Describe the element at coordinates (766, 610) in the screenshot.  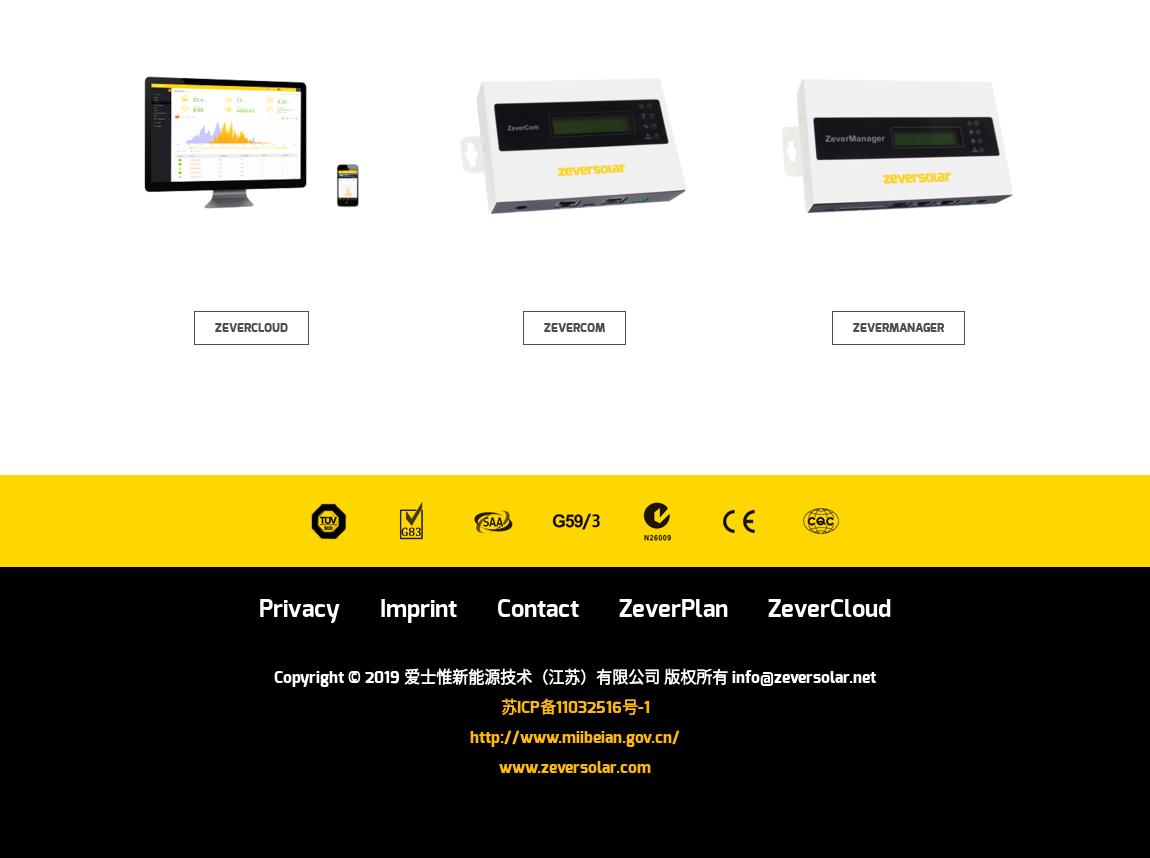
I see `'ZeverCloud'` at that location.